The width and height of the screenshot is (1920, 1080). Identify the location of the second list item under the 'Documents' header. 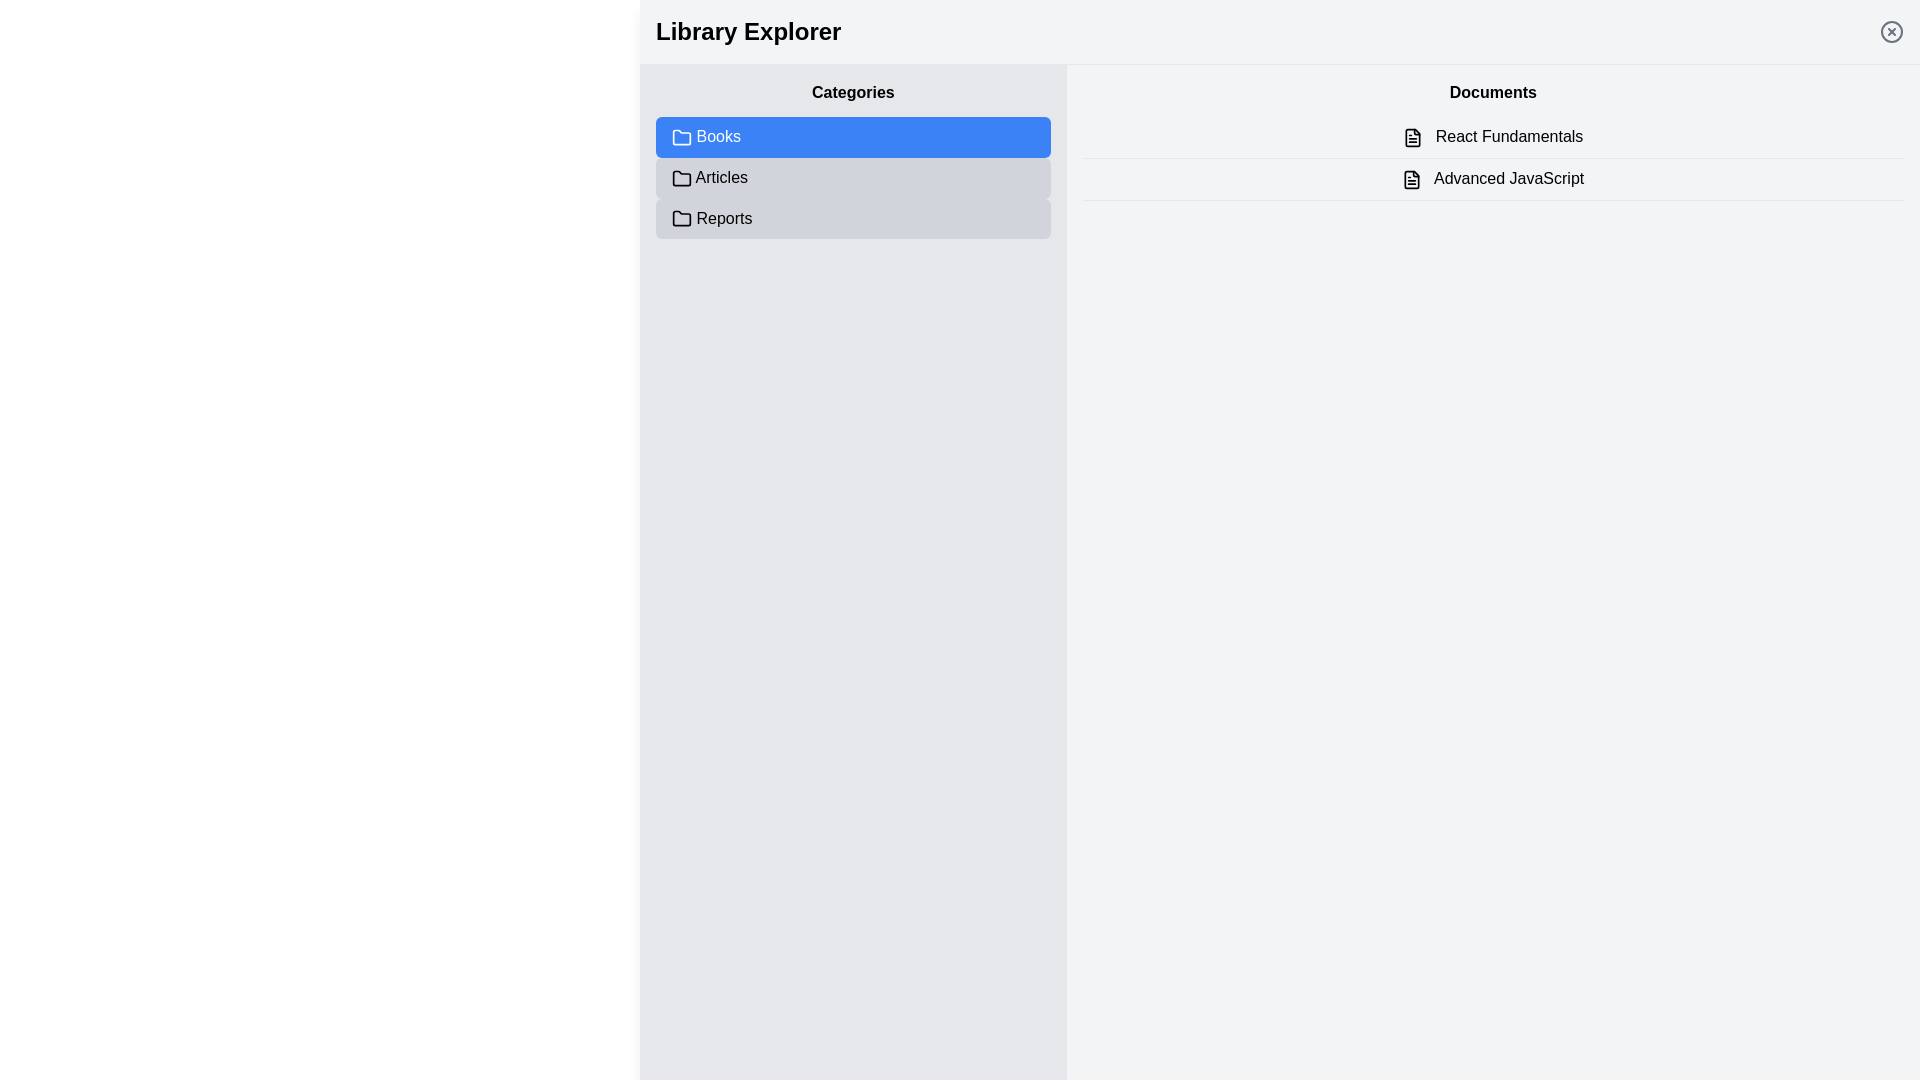
(1493, 178).